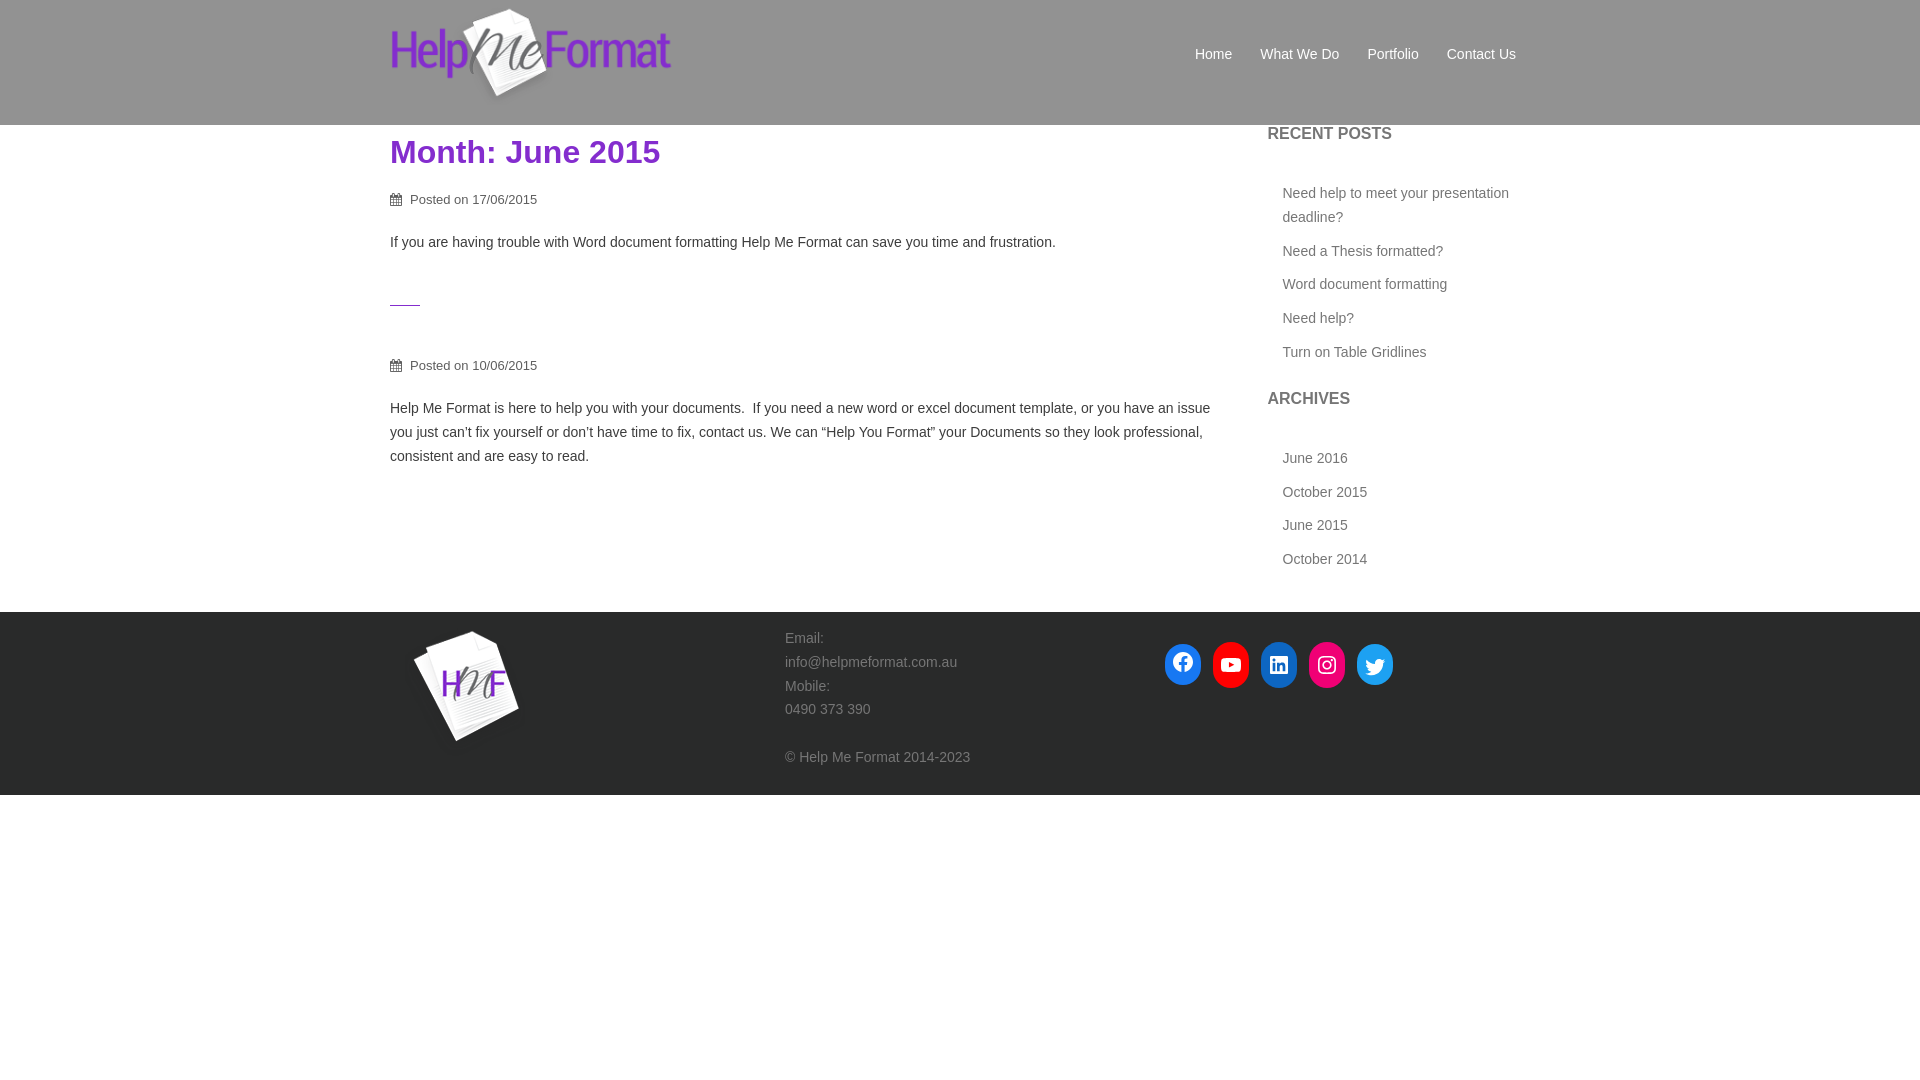 The width and height of the screenshot is (1920, 1080). I want to click on 'What We Do', so click(1299, 53).